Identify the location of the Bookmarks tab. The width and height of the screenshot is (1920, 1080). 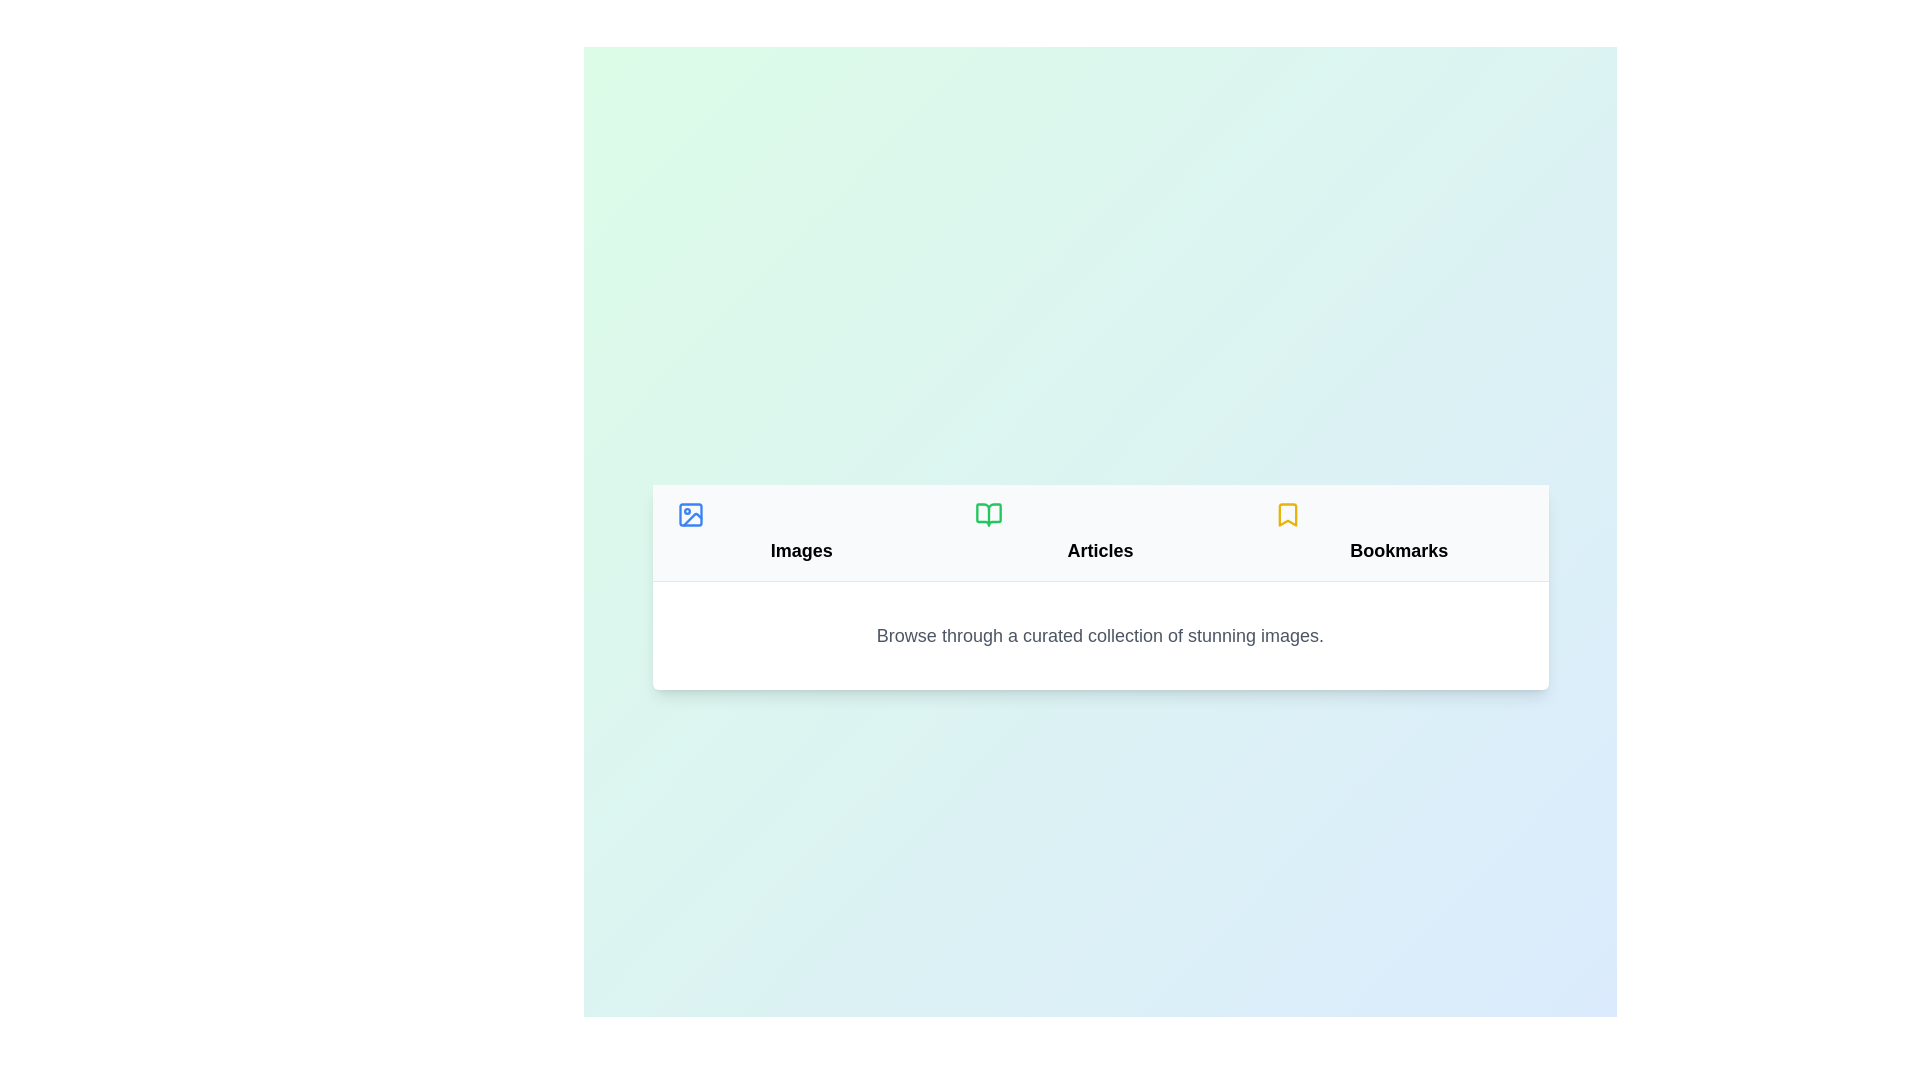
(1398, 531).